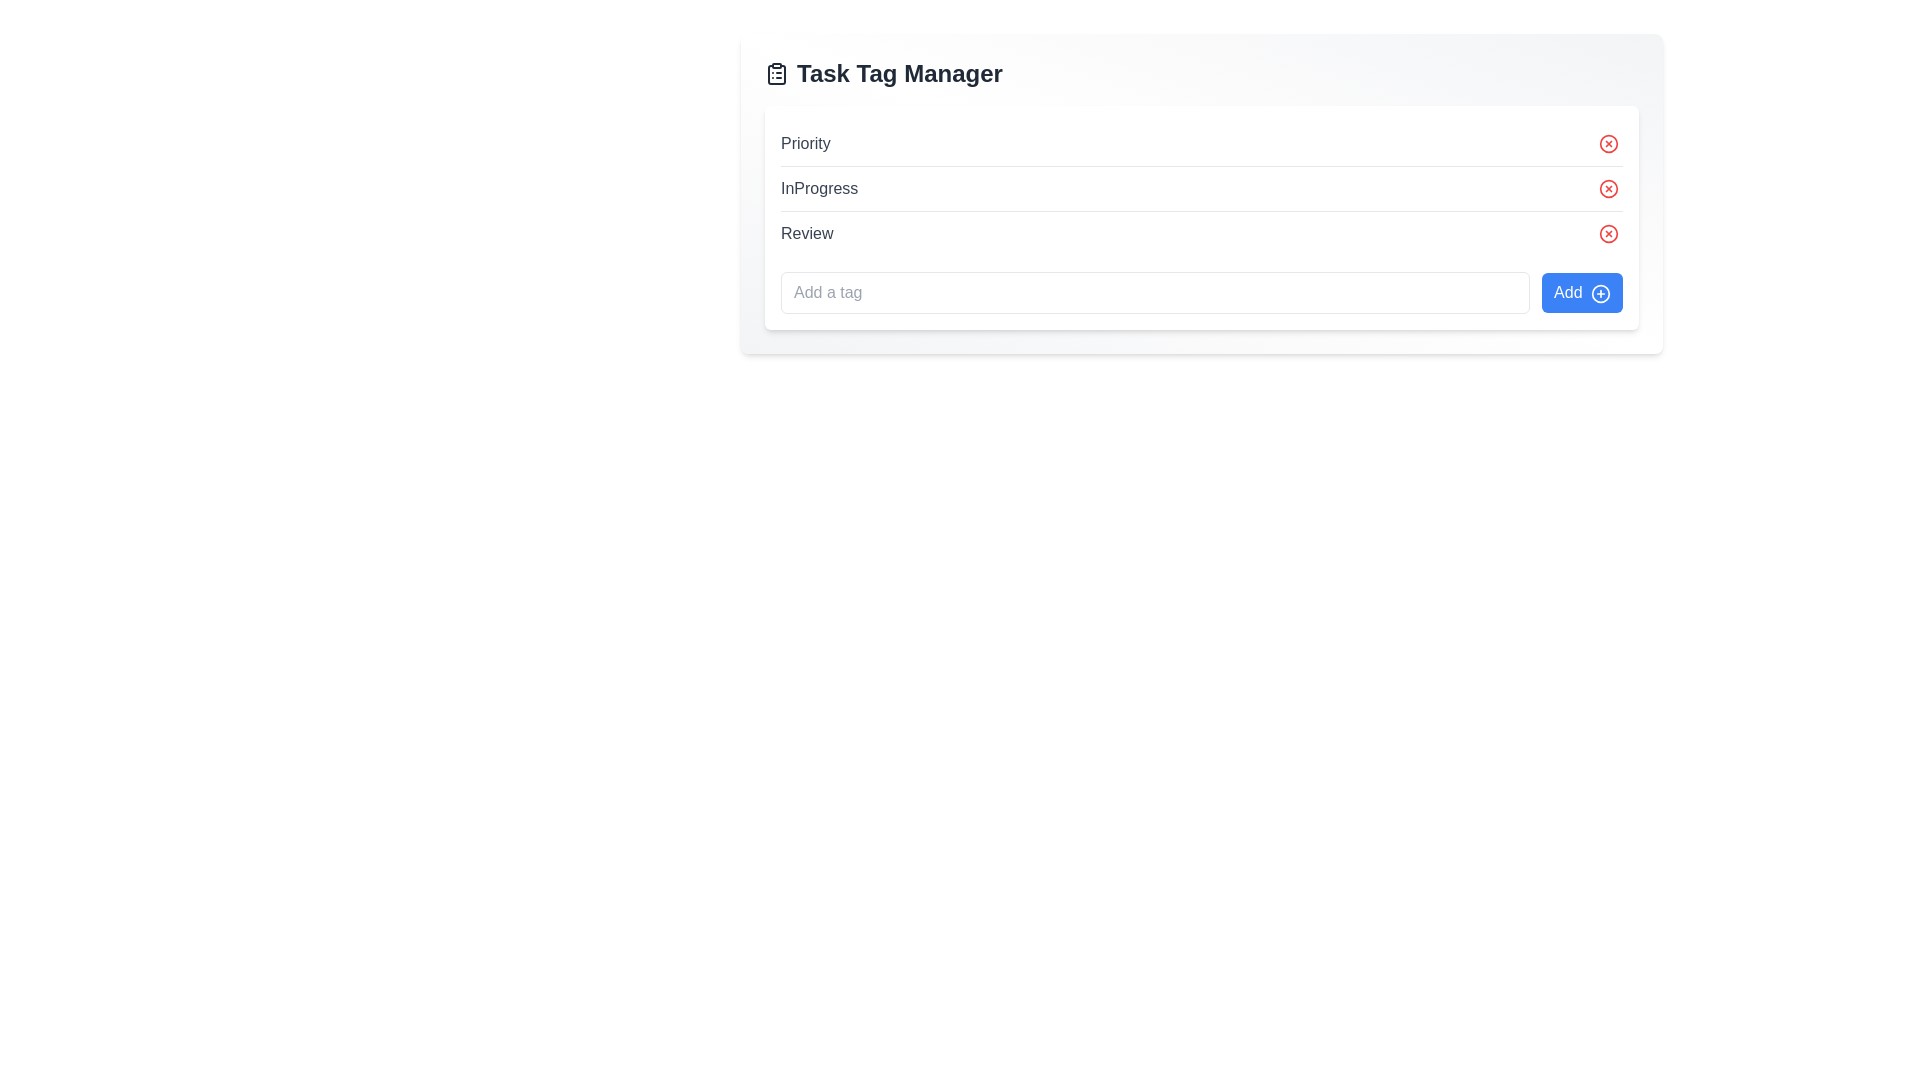 This screenshot has width=1920, height=1080. Describe the element at coordinates (807, 233) in the screenshot. I see `the static text element labeled 'Review' located in the third row under 'Task Tag Manager', positioned before the delete button and adjacent icon` at that location.